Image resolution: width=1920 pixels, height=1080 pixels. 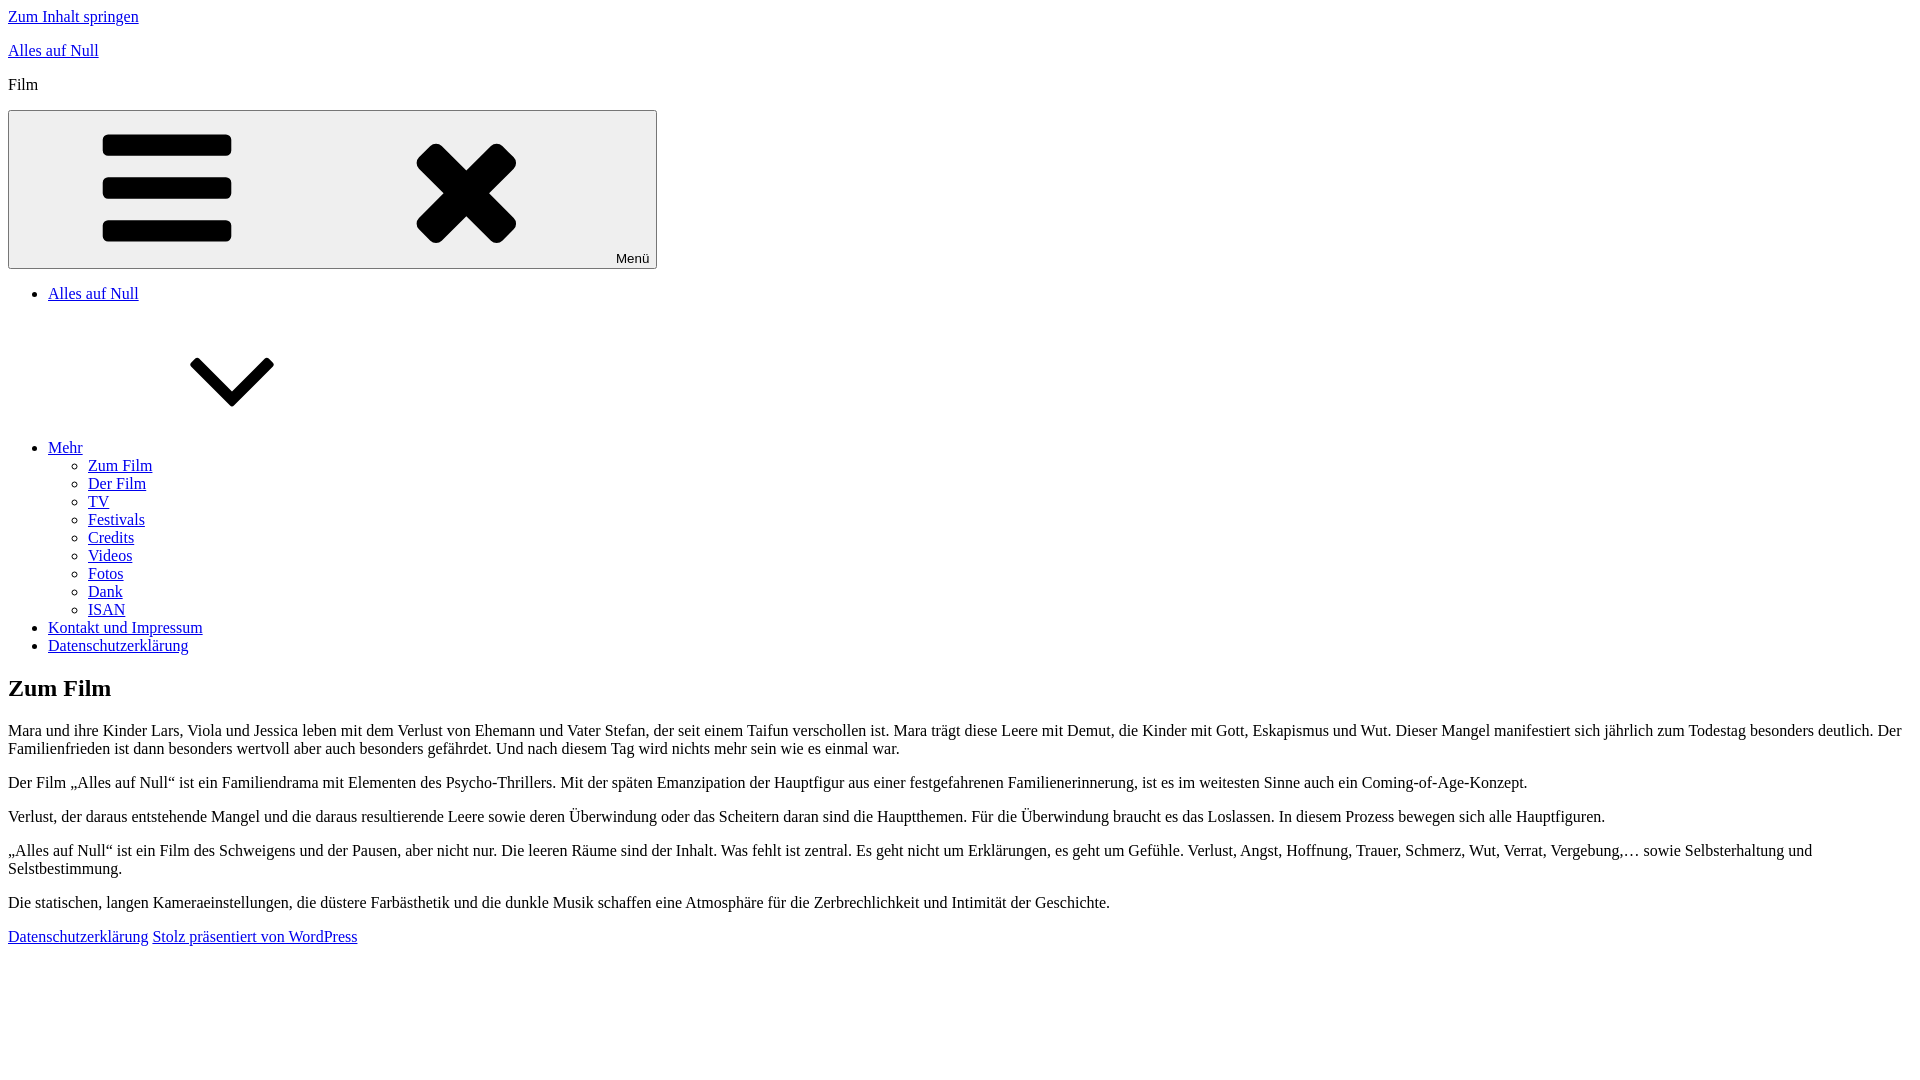 I want to click on 'Alles auf Null', so click(x=92, y=293).